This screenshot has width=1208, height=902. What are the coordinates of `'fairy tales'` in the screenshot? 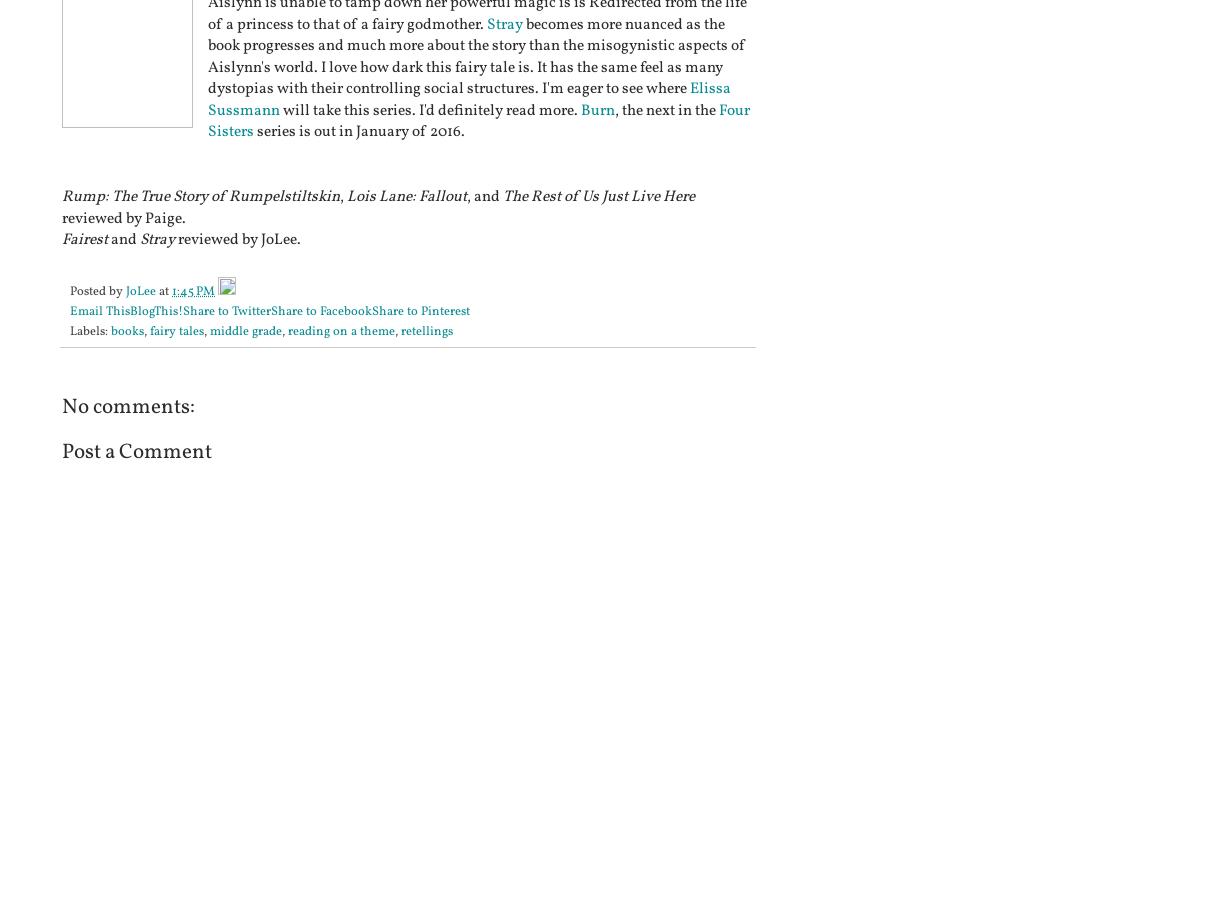 It's located at (176, 331).